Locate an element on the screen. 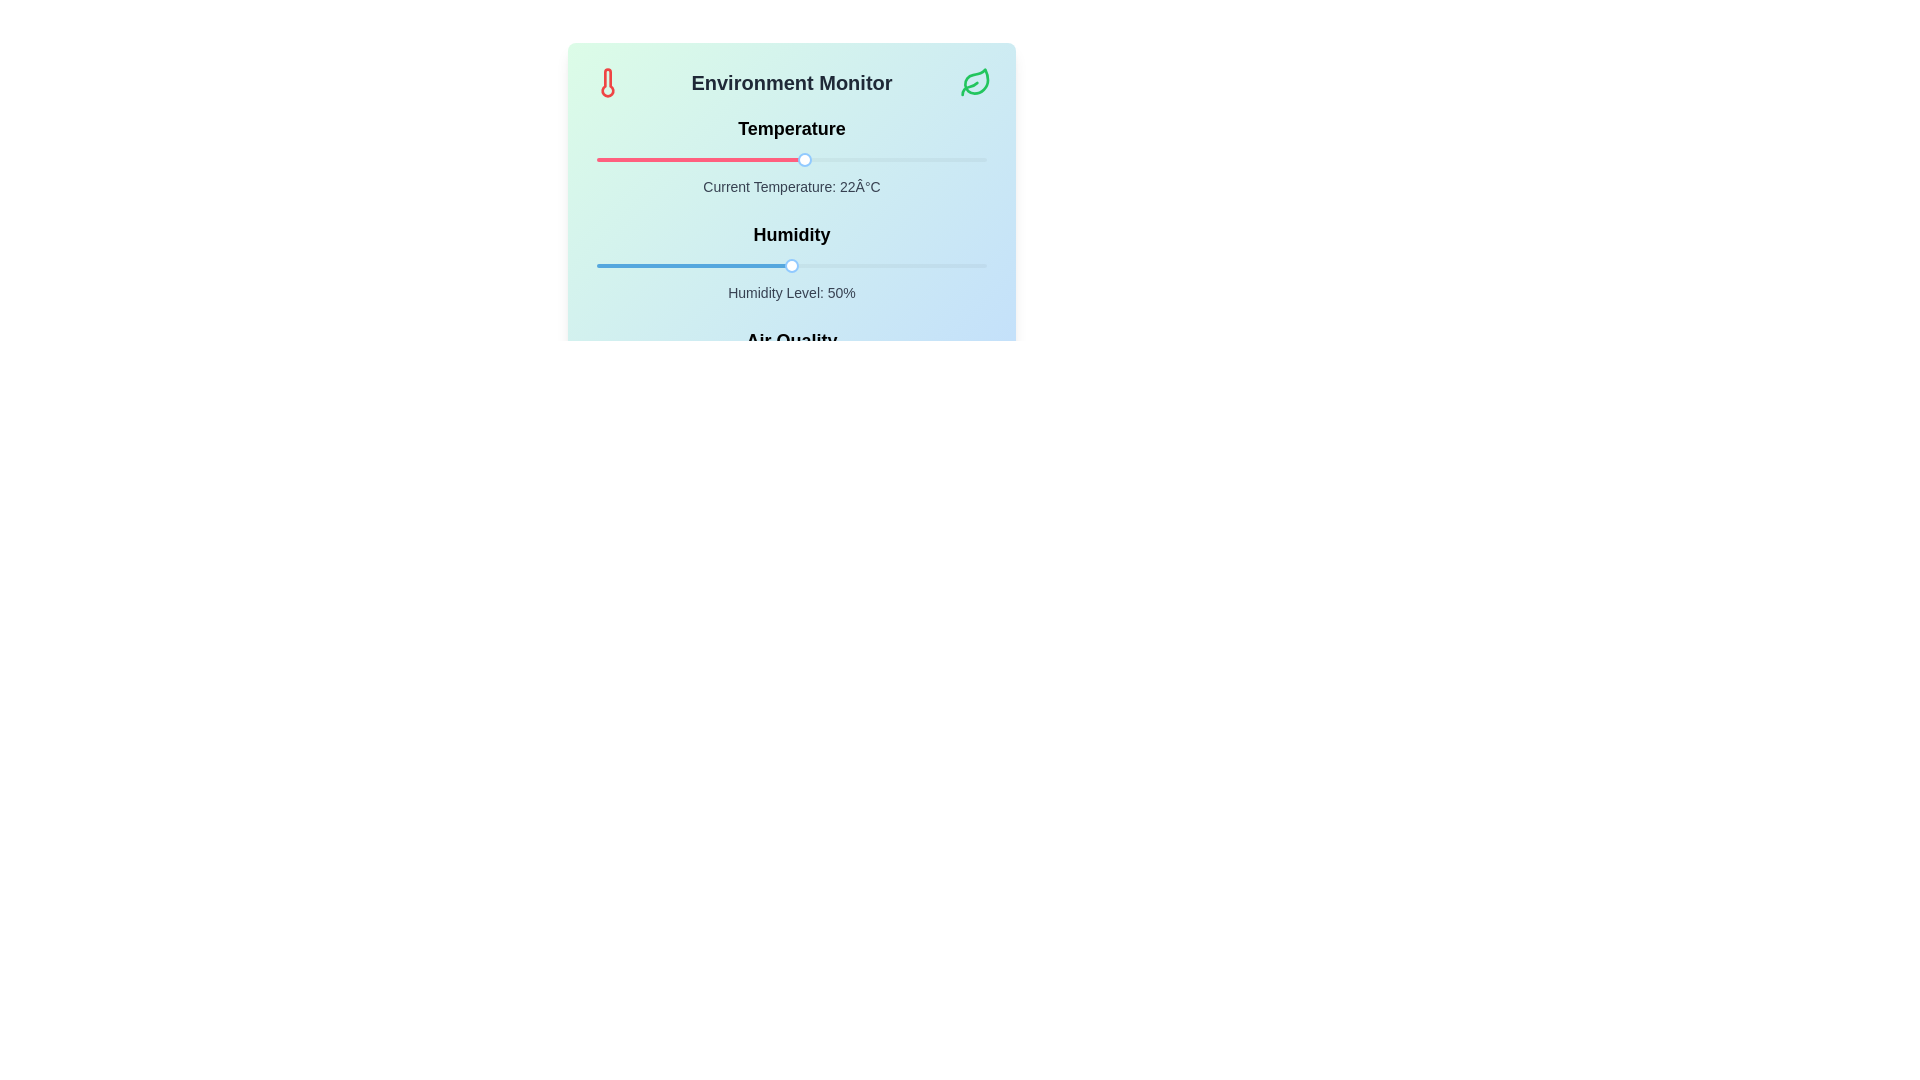  humidity is located at coordinates (900, 265).